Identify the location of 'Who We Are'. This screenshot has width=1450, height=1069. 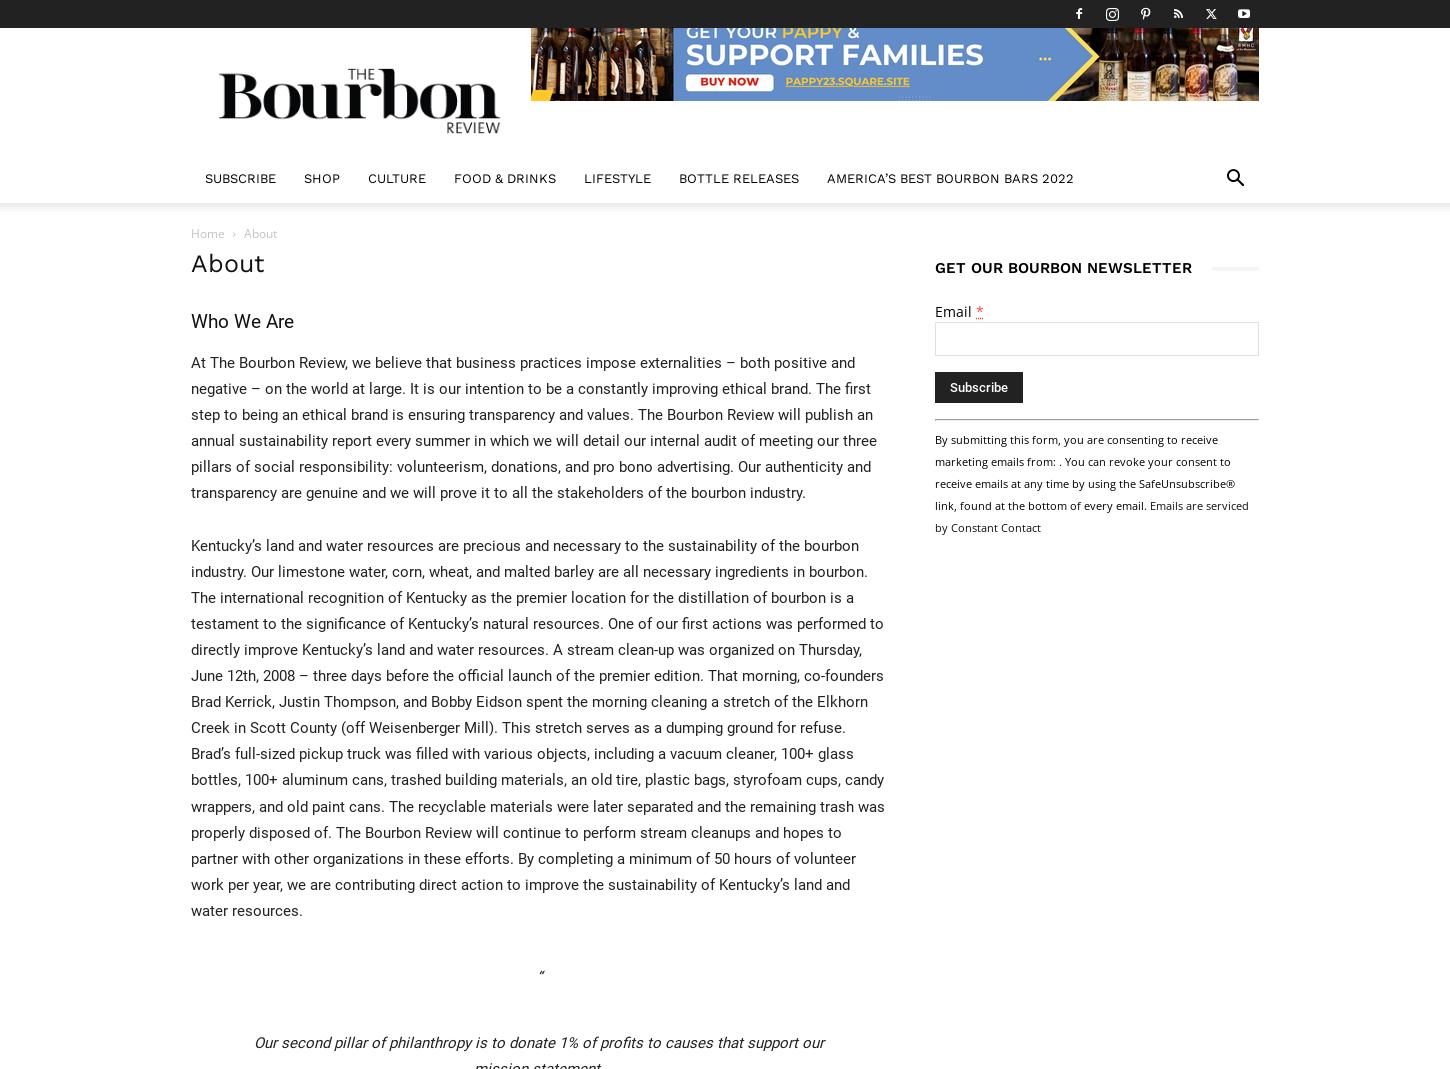
(189, 320).